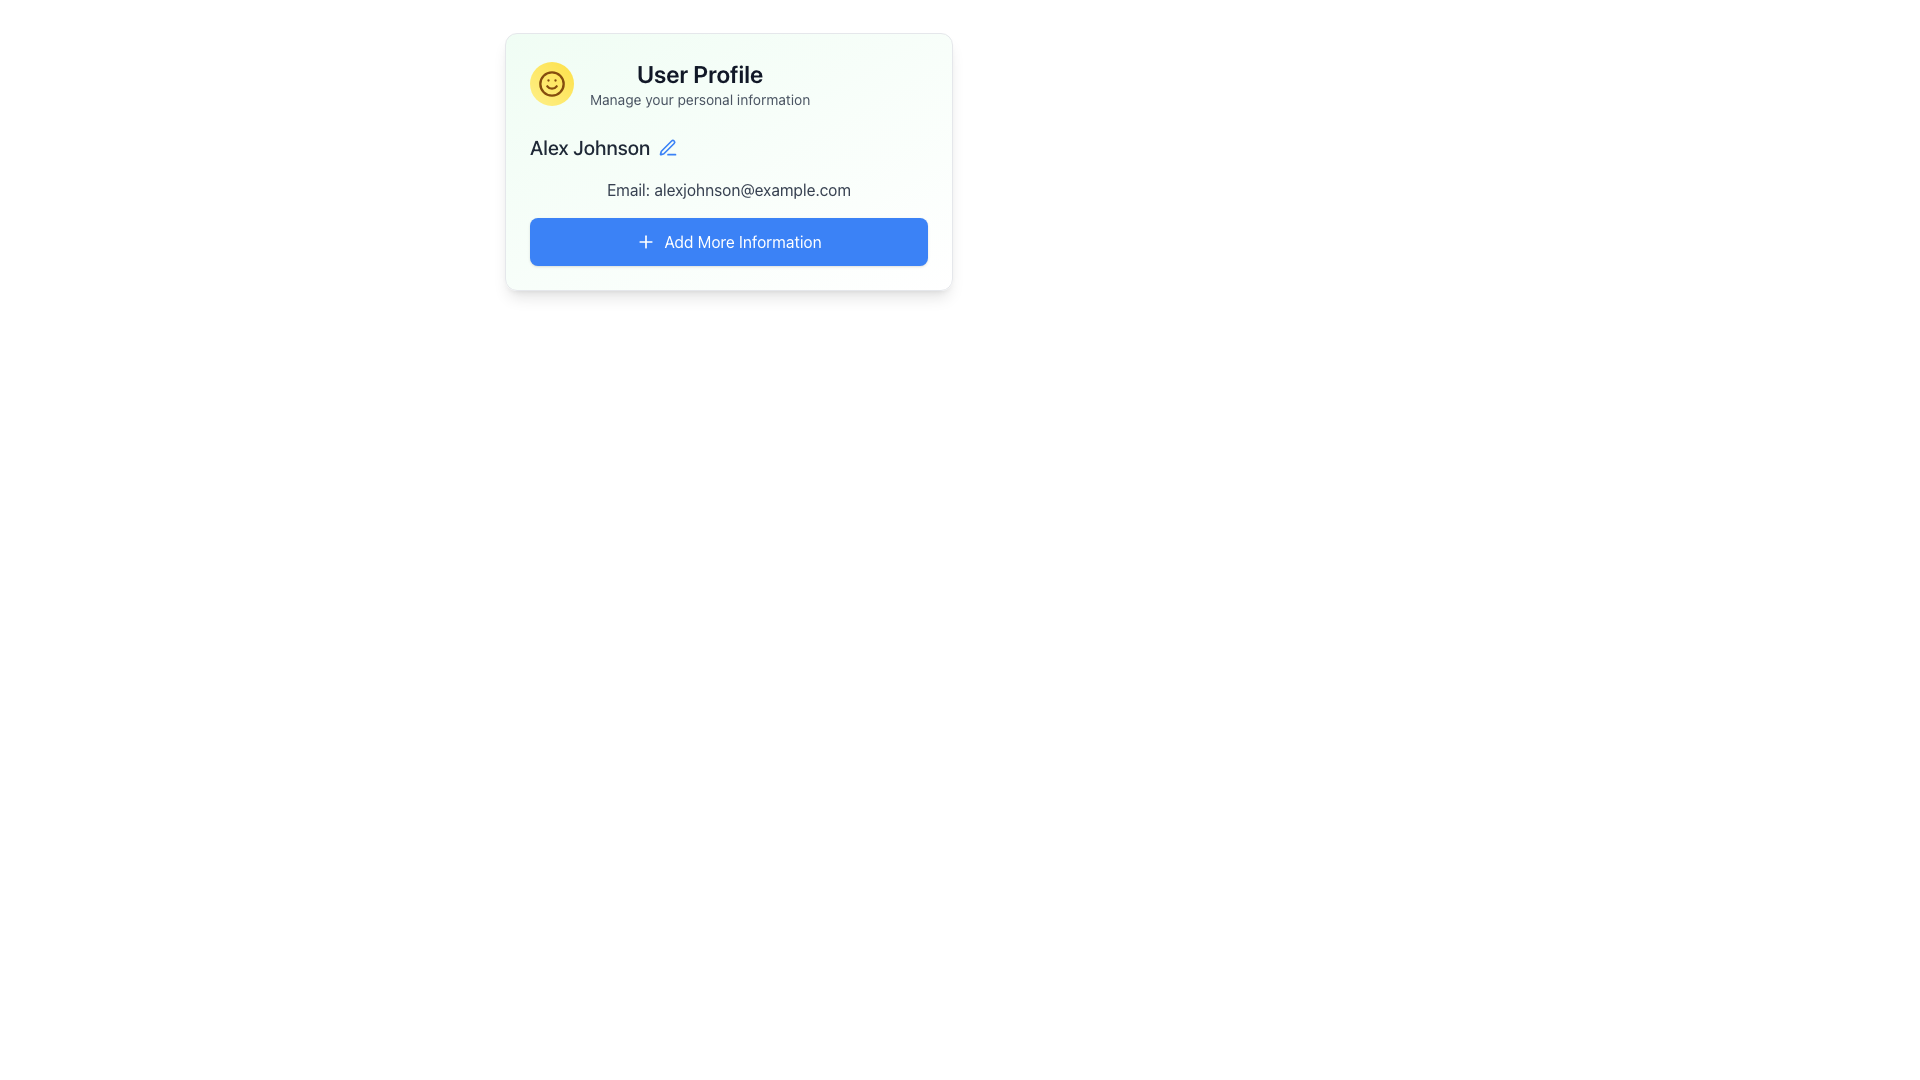  I want to click on the text block styled as a title with the content 'User Profile', which is bold and large, located at the top of the user profile section, so click(700, 72).